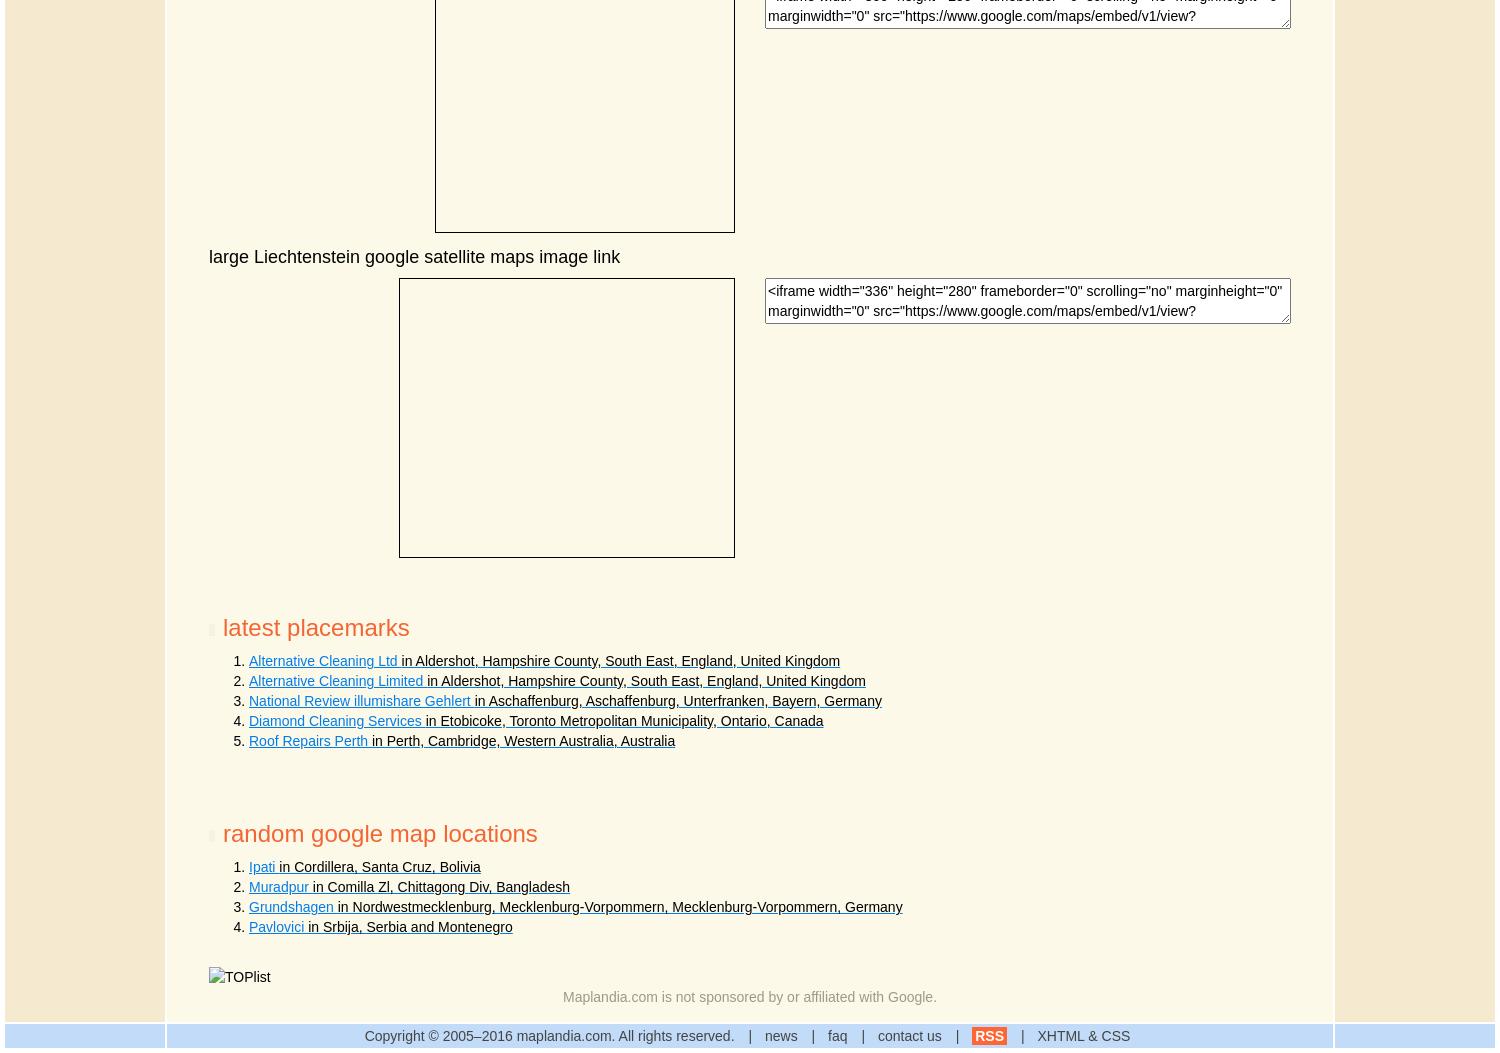 The height and width of the screenshot is (1053, 1500). What do you see at coordinates (623, 719) in the screenshot?
I see `'in Etobicoke, Toronto Metropolitan Municipality, Ontario, Canada'` at bounding box center [623, 719].